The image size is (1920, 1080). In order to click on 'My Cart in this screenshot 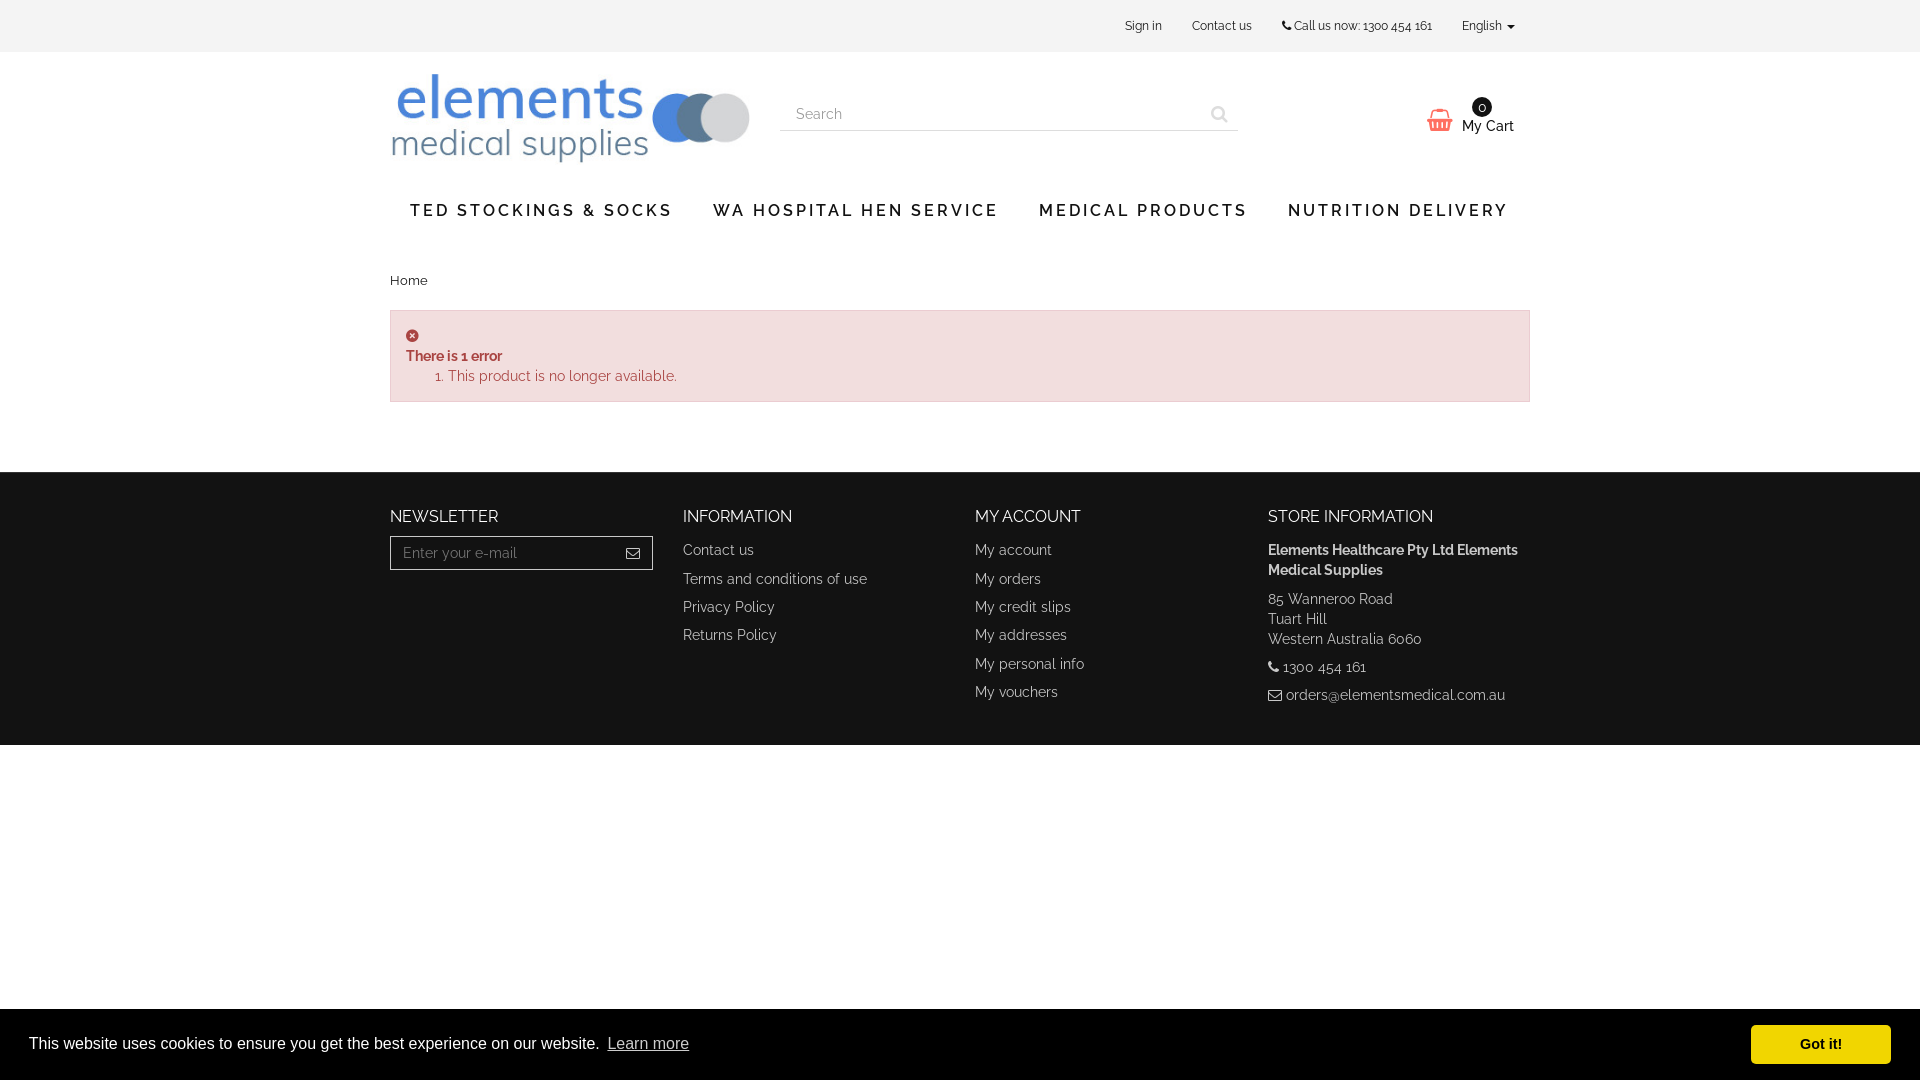, I will do `click(1398, 119)`.